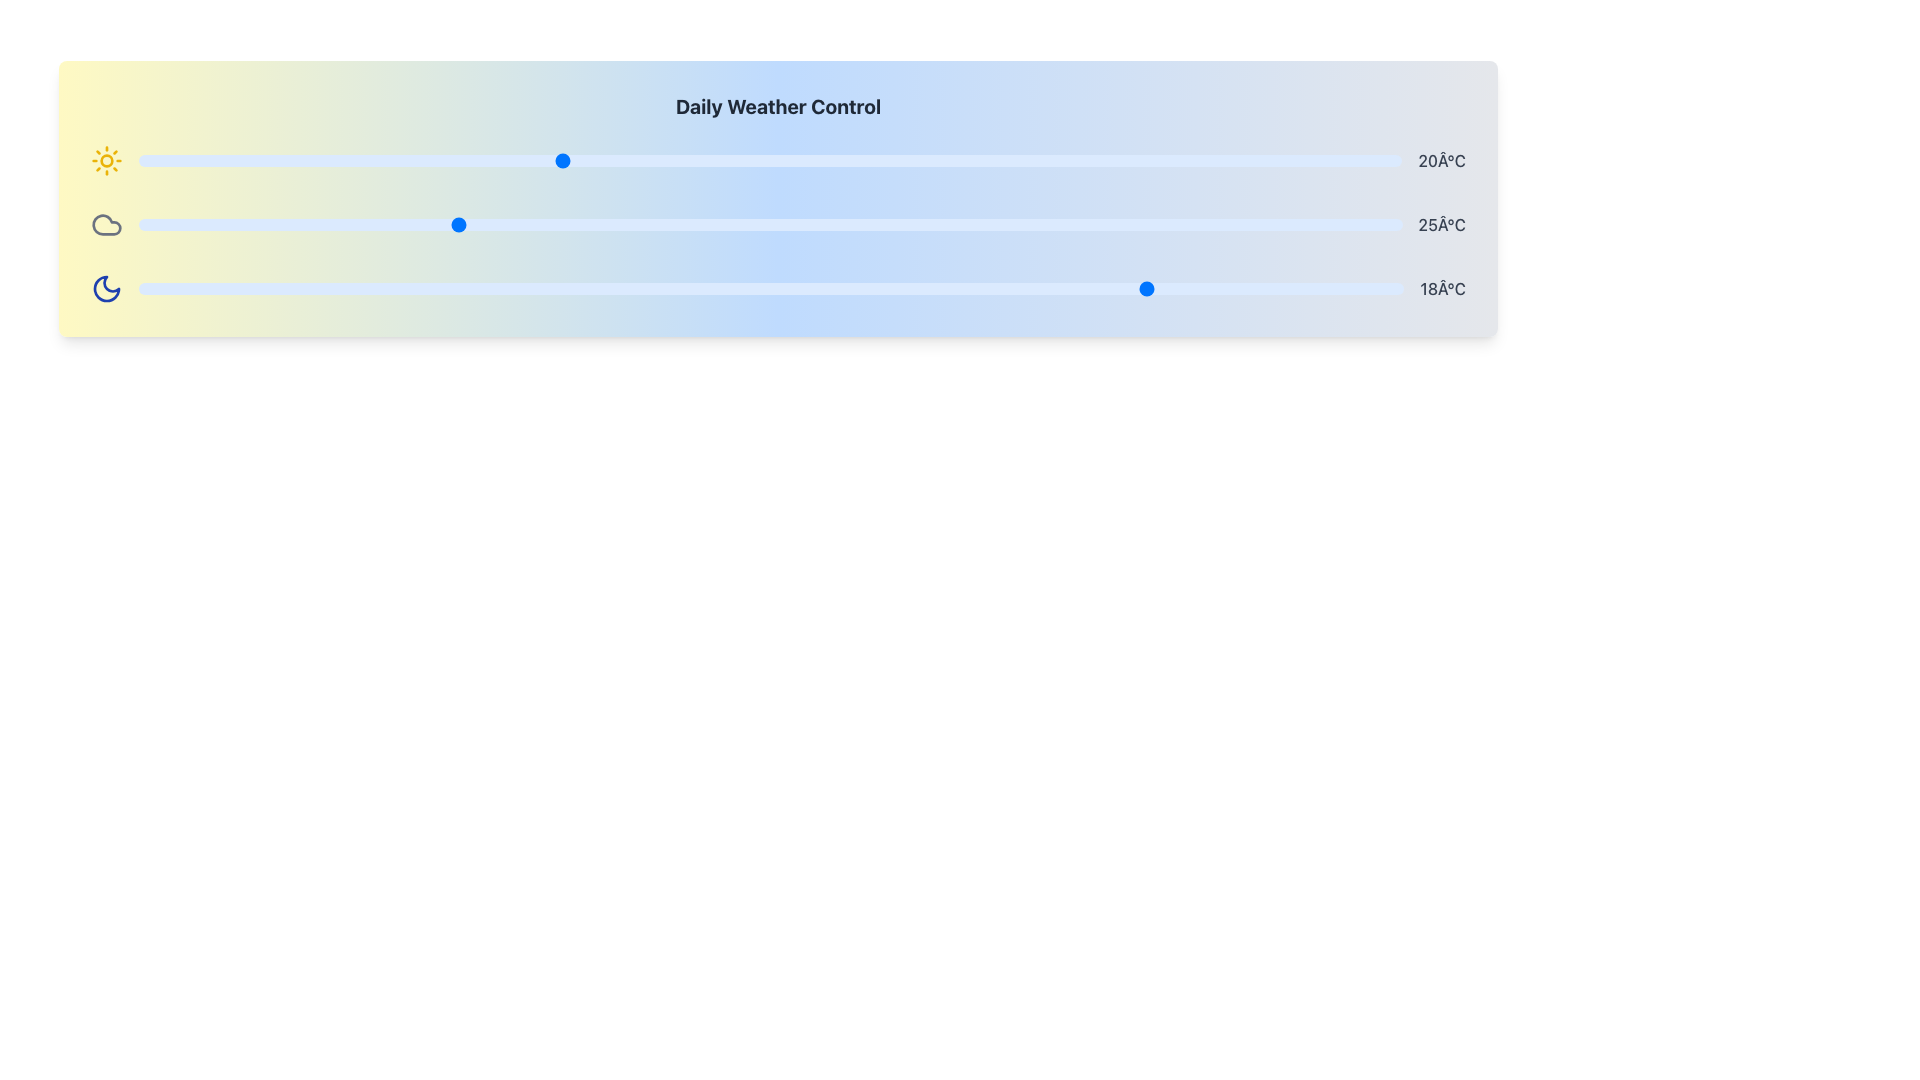  What do you see at coordinates (1151, 289) in the screenshot?
I see `the temperature slider` at bounding box center [1151, 289].